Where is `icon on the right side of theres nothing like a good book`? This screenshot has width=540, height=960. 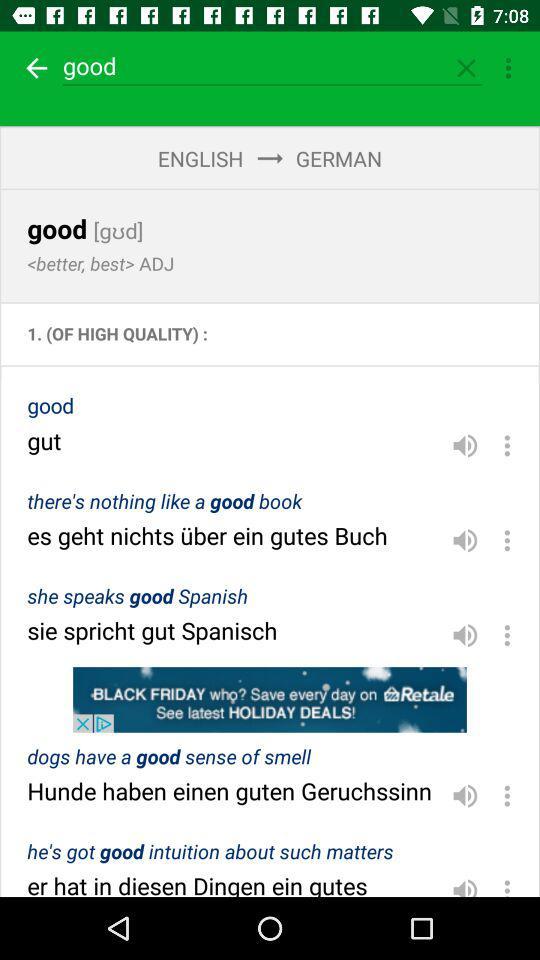 icon on the right side of theres nothing like a good book is located at coordinates (464, 539).